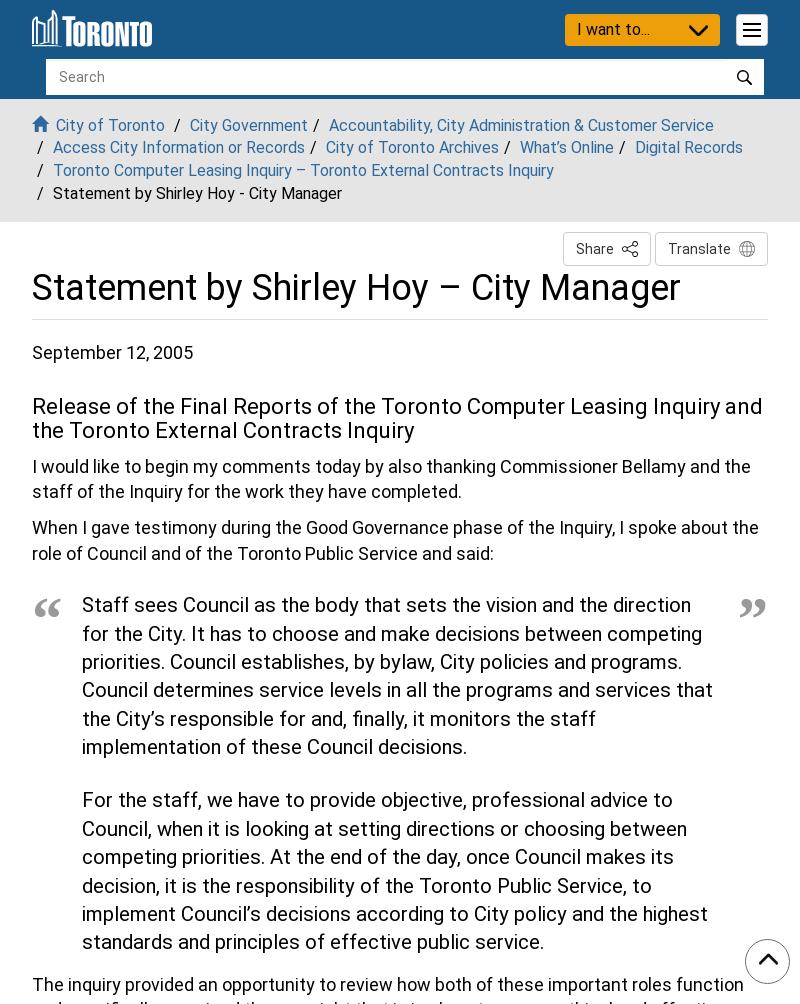 This screenshot has width=800, height=1004. I want to click on 'City of Toronto Archives', so click(412, 146).